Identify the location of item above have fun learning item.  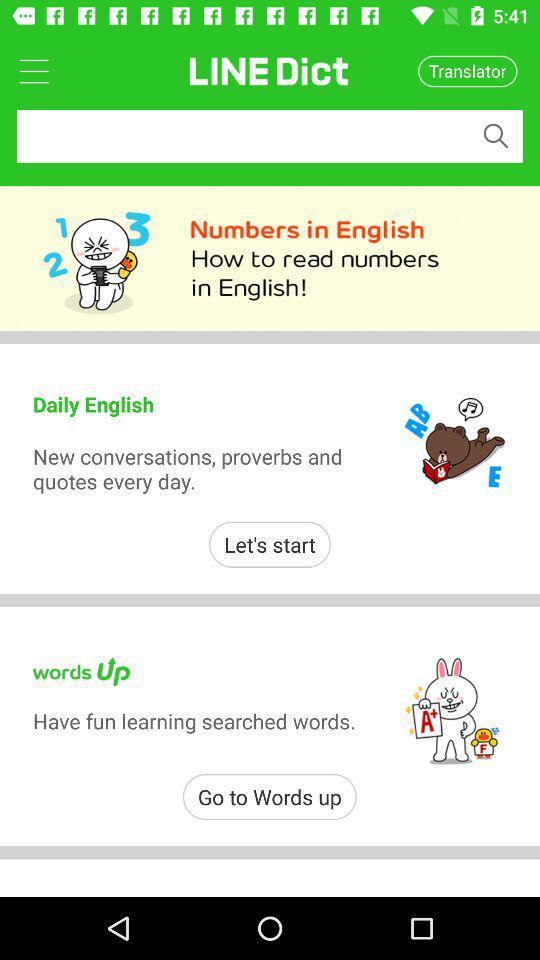
(270, 544).